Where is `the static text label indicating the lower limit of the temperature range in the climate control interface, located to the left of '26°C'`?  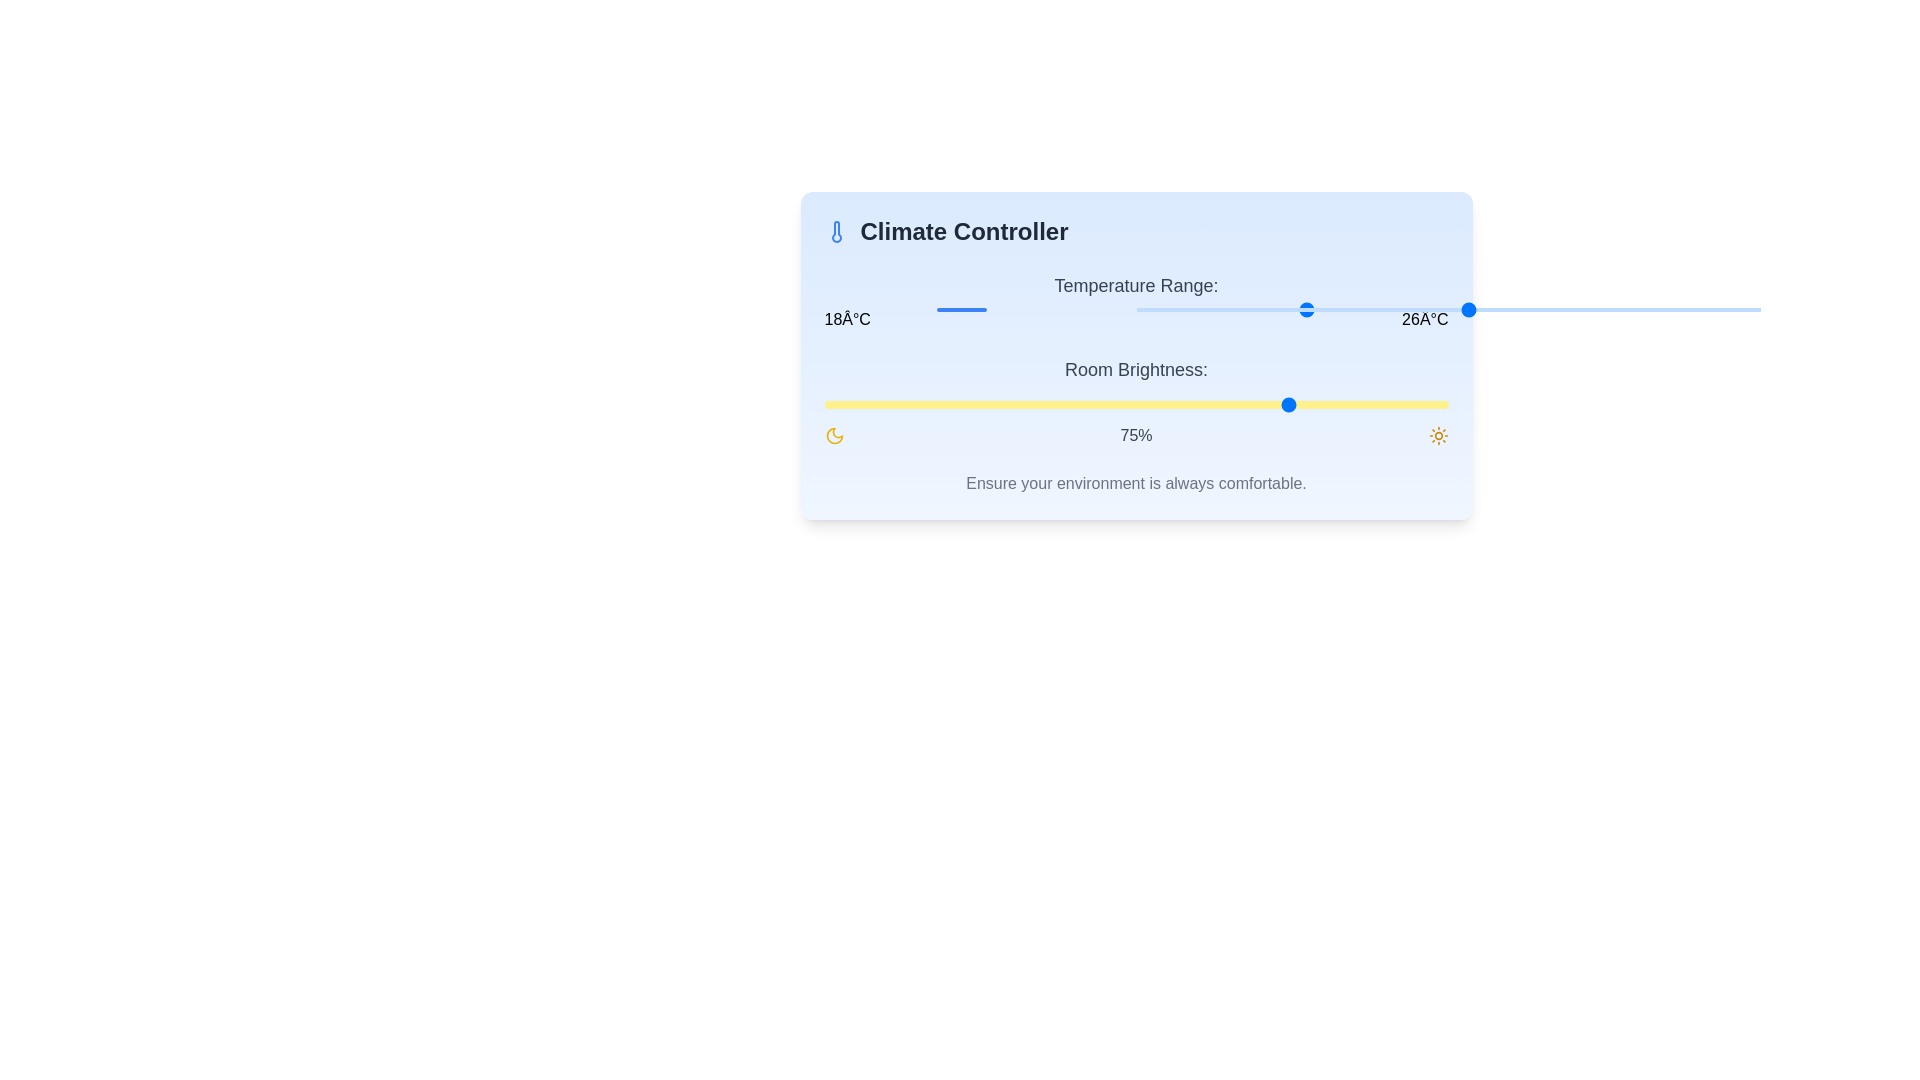
the static text label indicating the lower limit of the temperature range in the climate control interface, located to the left of '26°C' is located at coordinates (847, 319).